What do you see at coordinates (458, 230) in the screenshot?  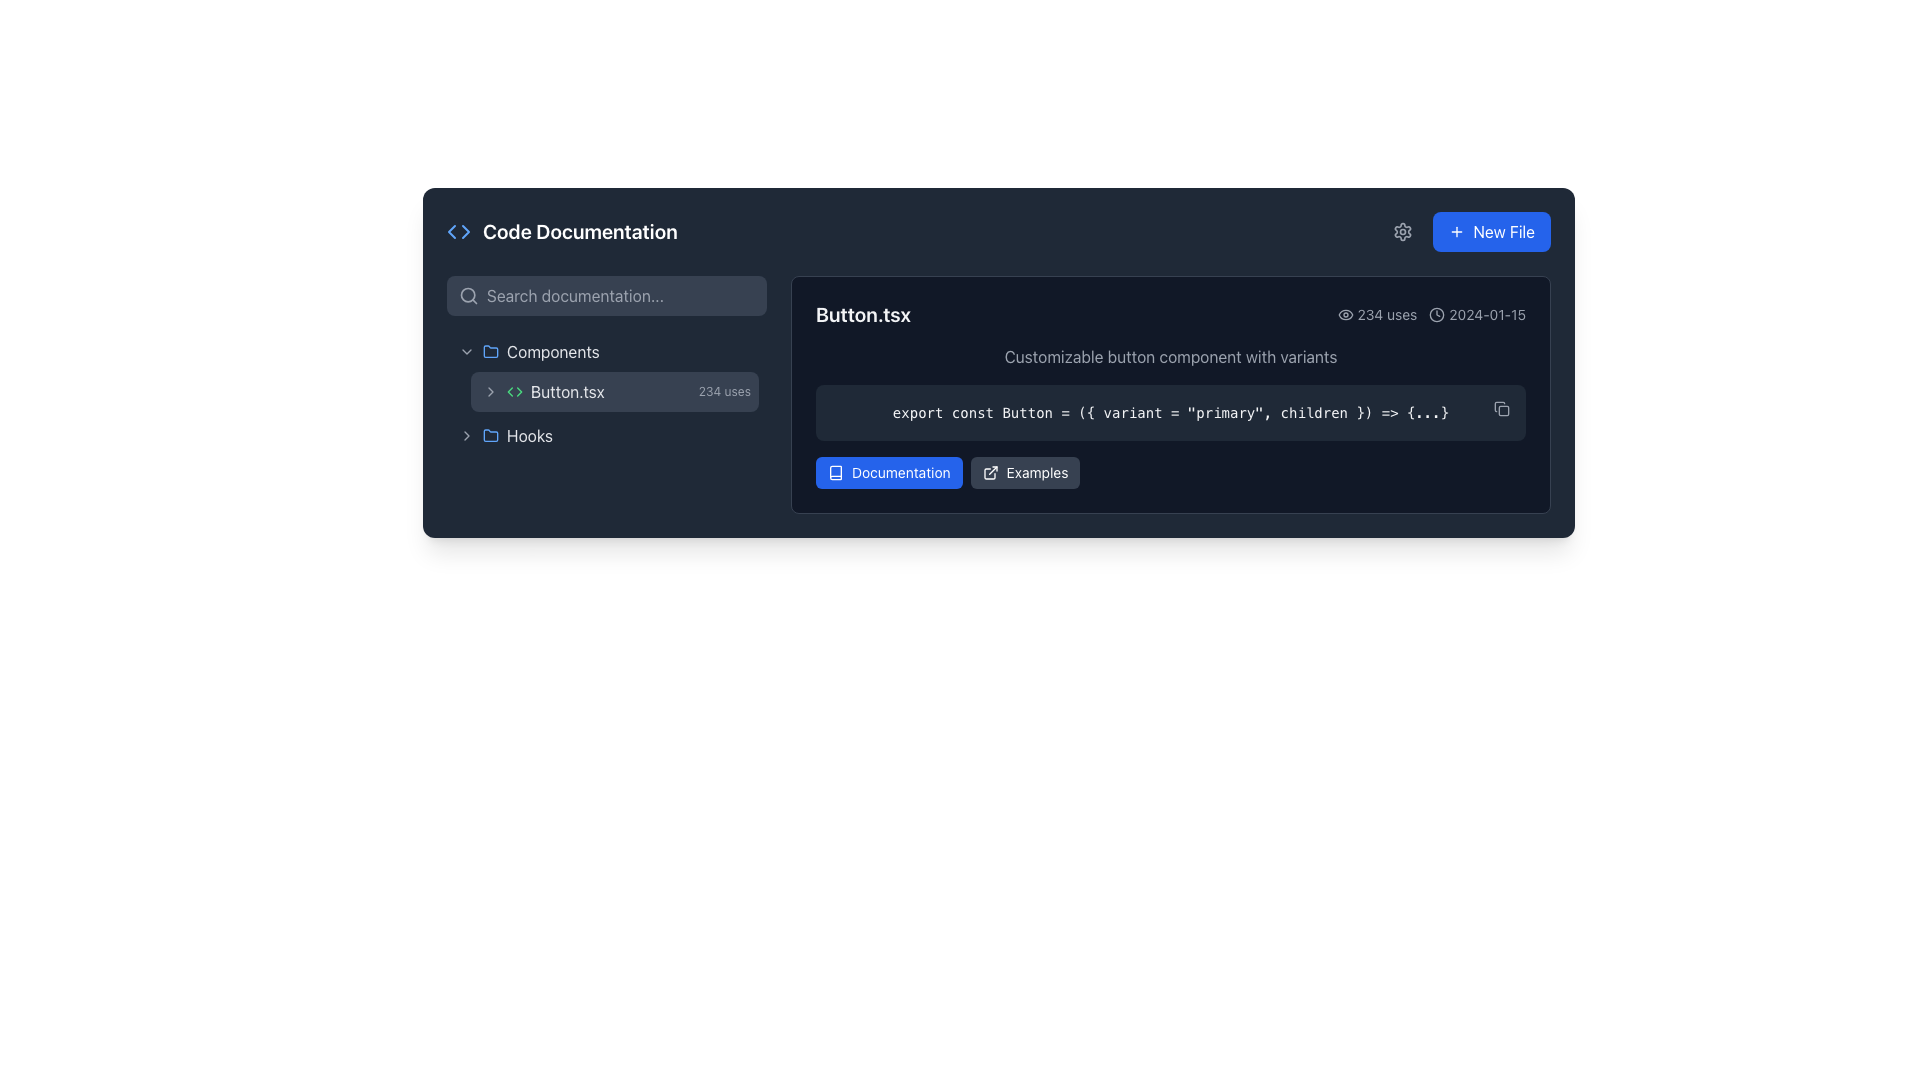 I see `the blue icon resembling coding brackets, which is located to the left of the 'Code Documentation' text label` at bounding box center [458, 230].